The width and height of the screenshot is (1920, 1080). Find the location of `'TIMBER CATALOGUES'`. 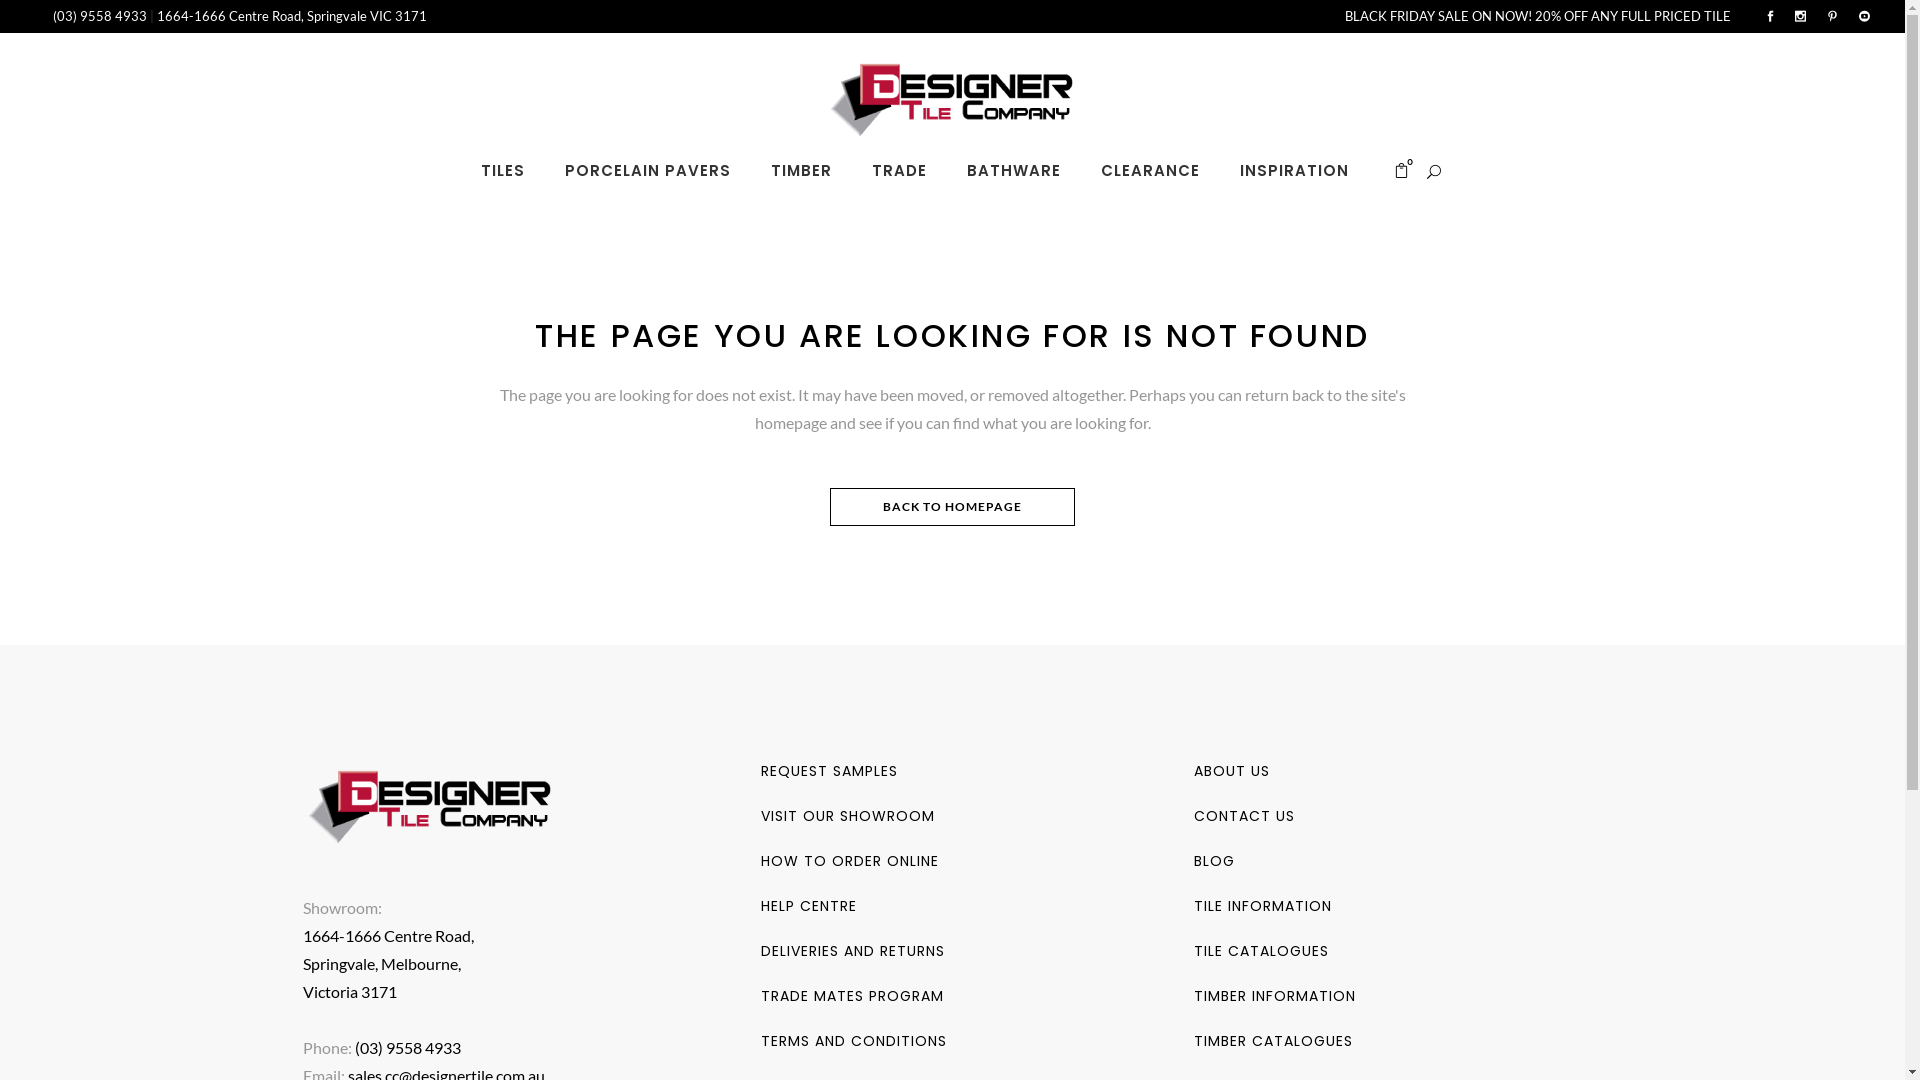

'TIMBER CATALOGUES' is located at coordinates (1194, 1040).